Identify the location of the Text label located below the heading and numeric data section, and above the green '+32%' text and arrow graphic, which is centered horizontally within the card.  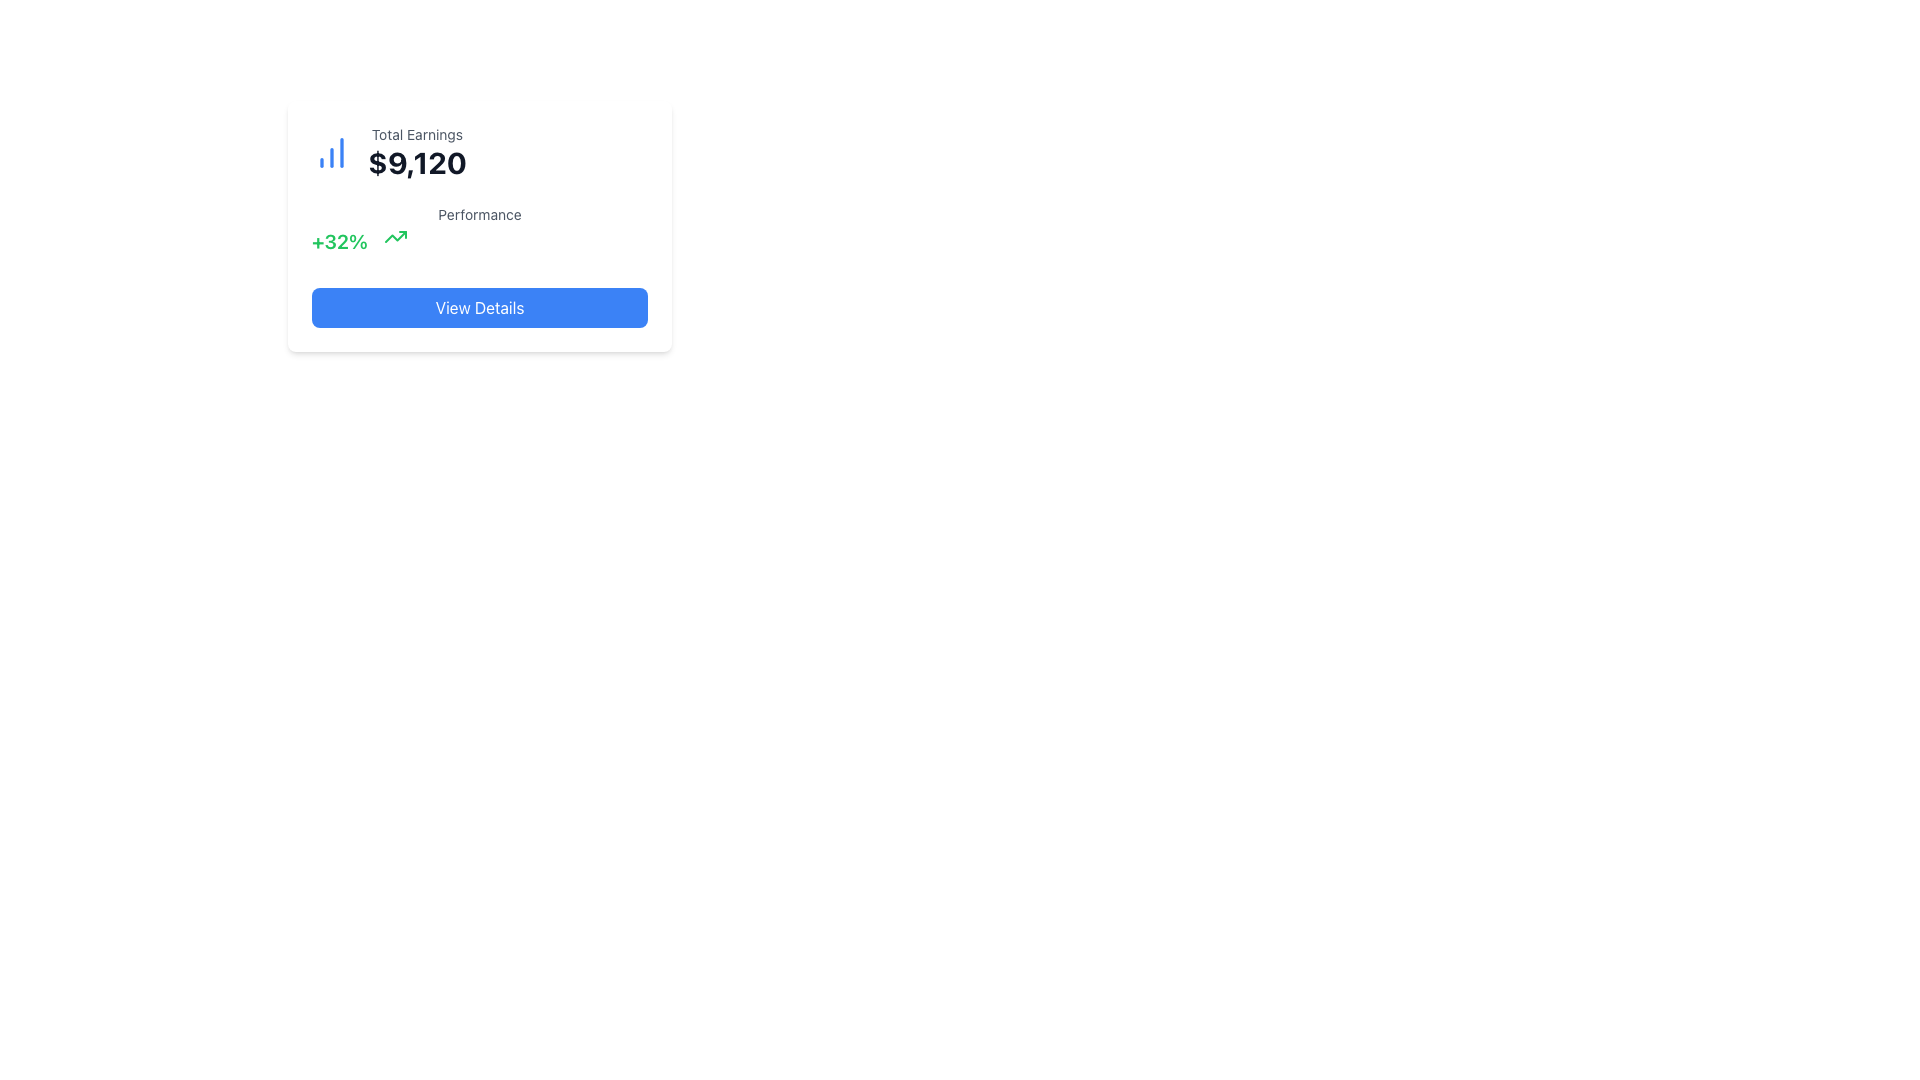
(480, 215).